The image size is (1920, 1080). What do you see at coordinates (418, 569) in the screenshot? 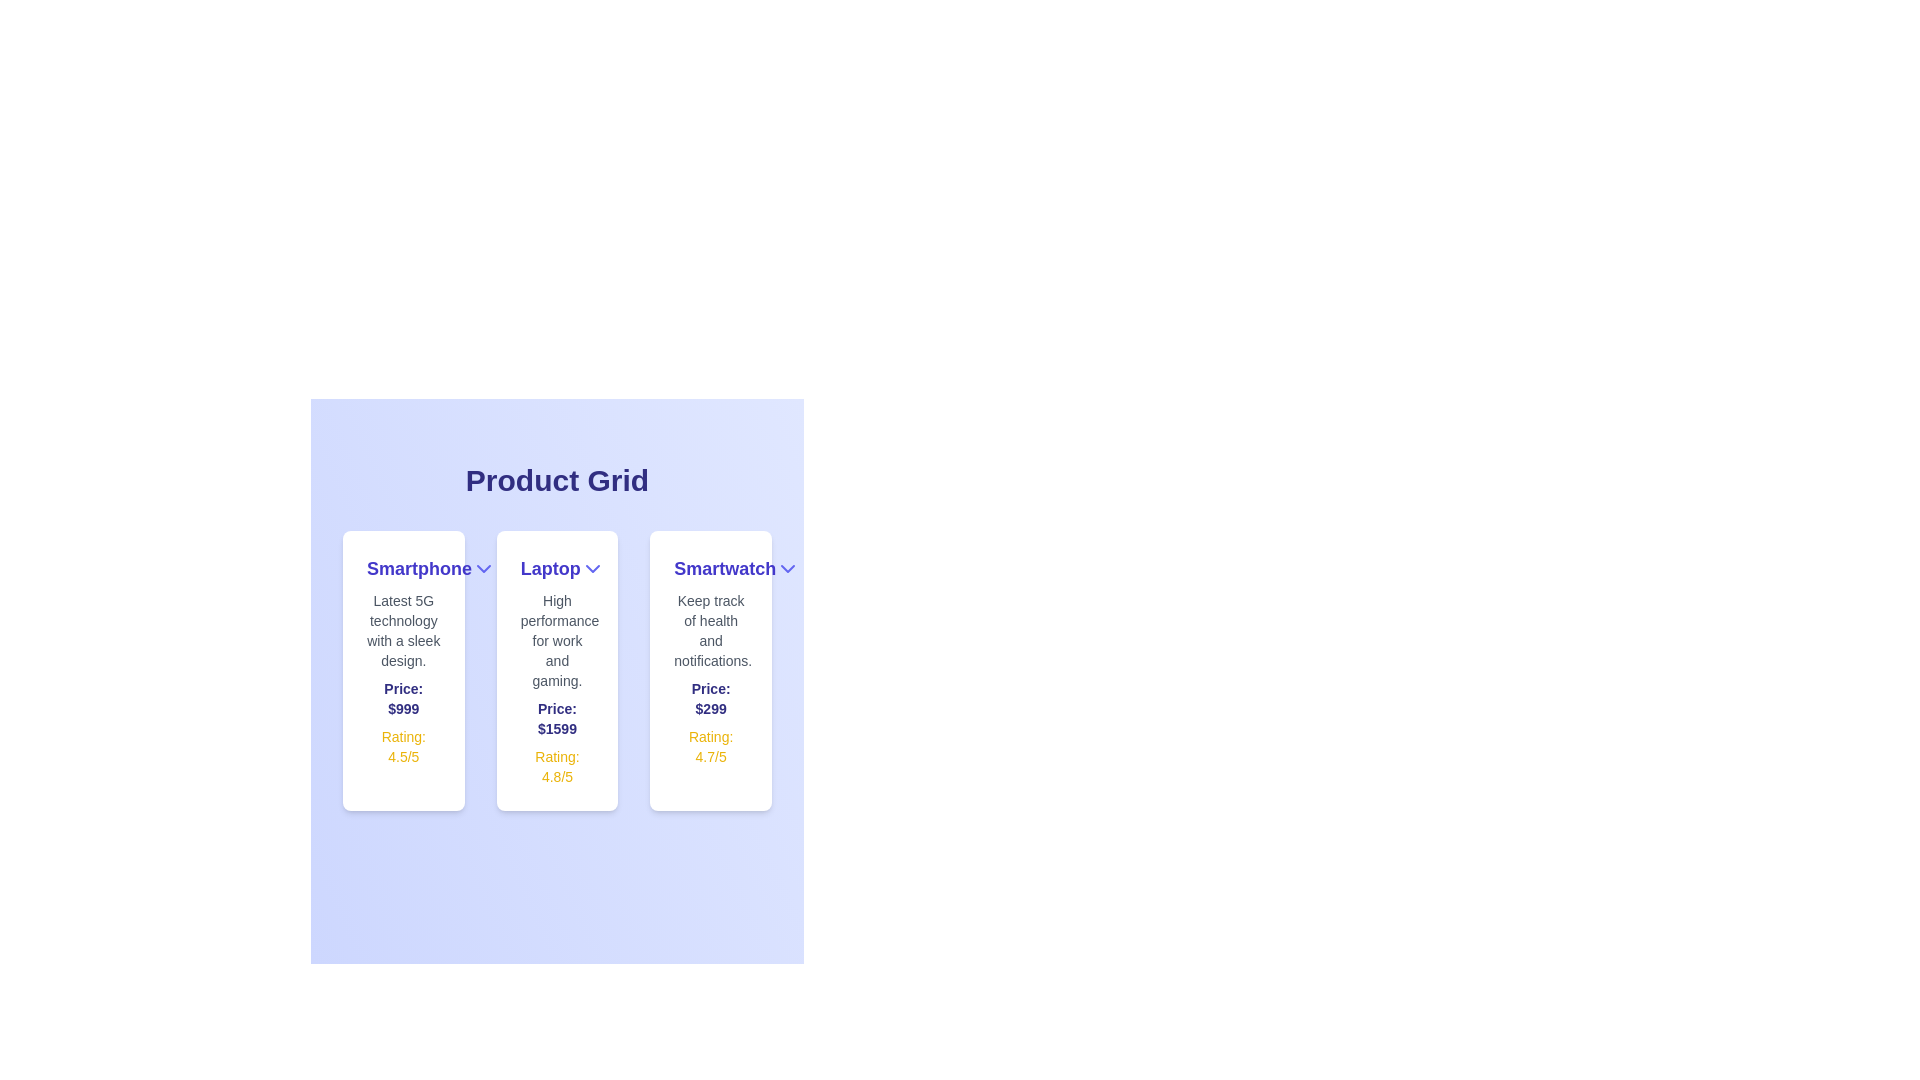
I see `text of the label displaying 'Smartphone' in bold indigo font, located under the 'Product Grid' header in the leftmost card of the product listings` at bounding box center [418, 569].